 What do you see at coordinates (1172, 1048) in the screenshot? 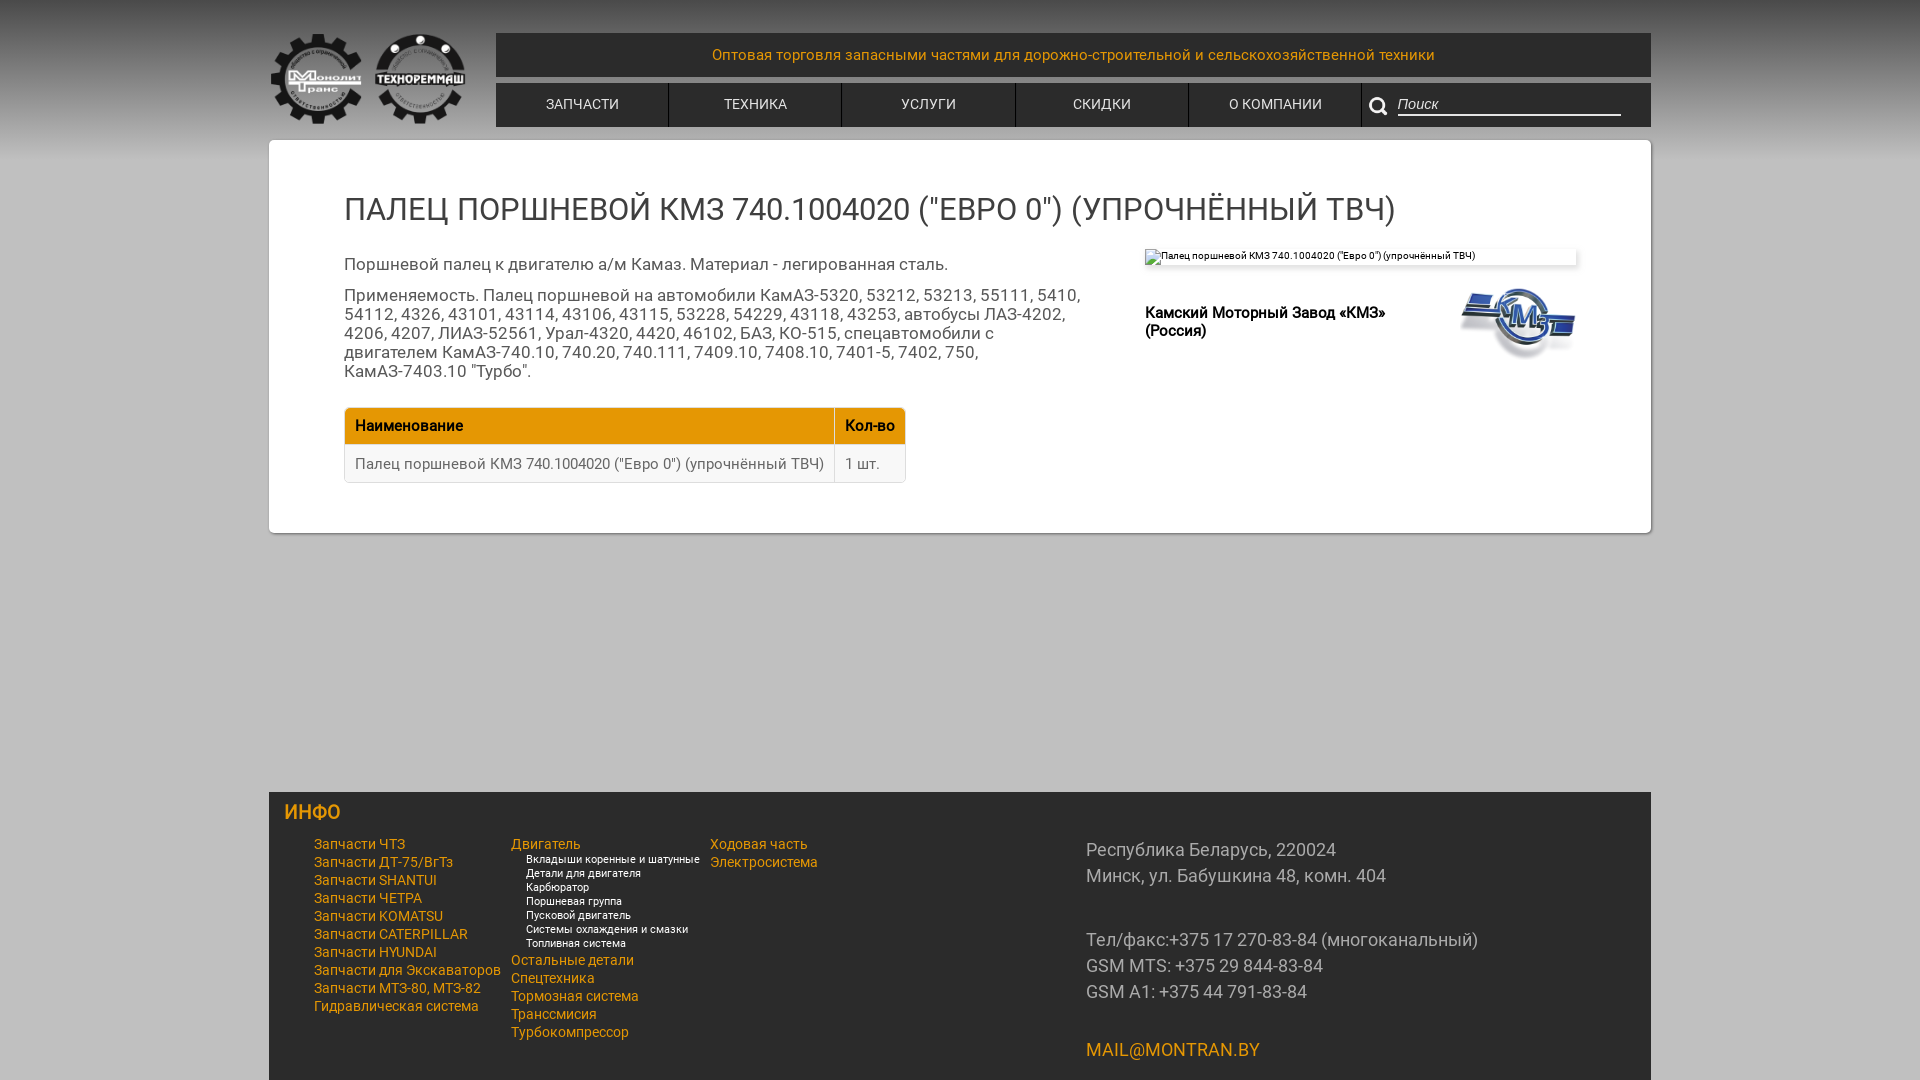
I see `'MAIL@MONTRAN.BY'` at bounding box center [1172, 1048].